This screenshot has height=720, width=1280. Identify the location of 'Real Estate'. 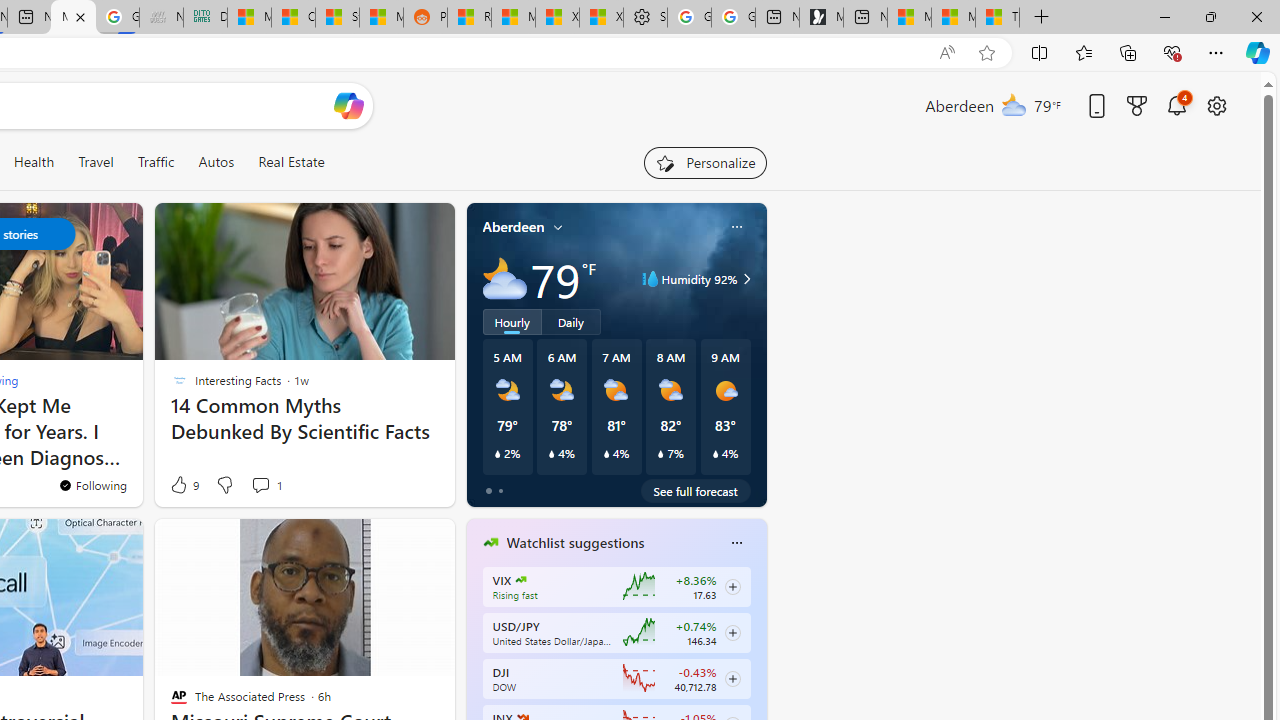
(290, 161).